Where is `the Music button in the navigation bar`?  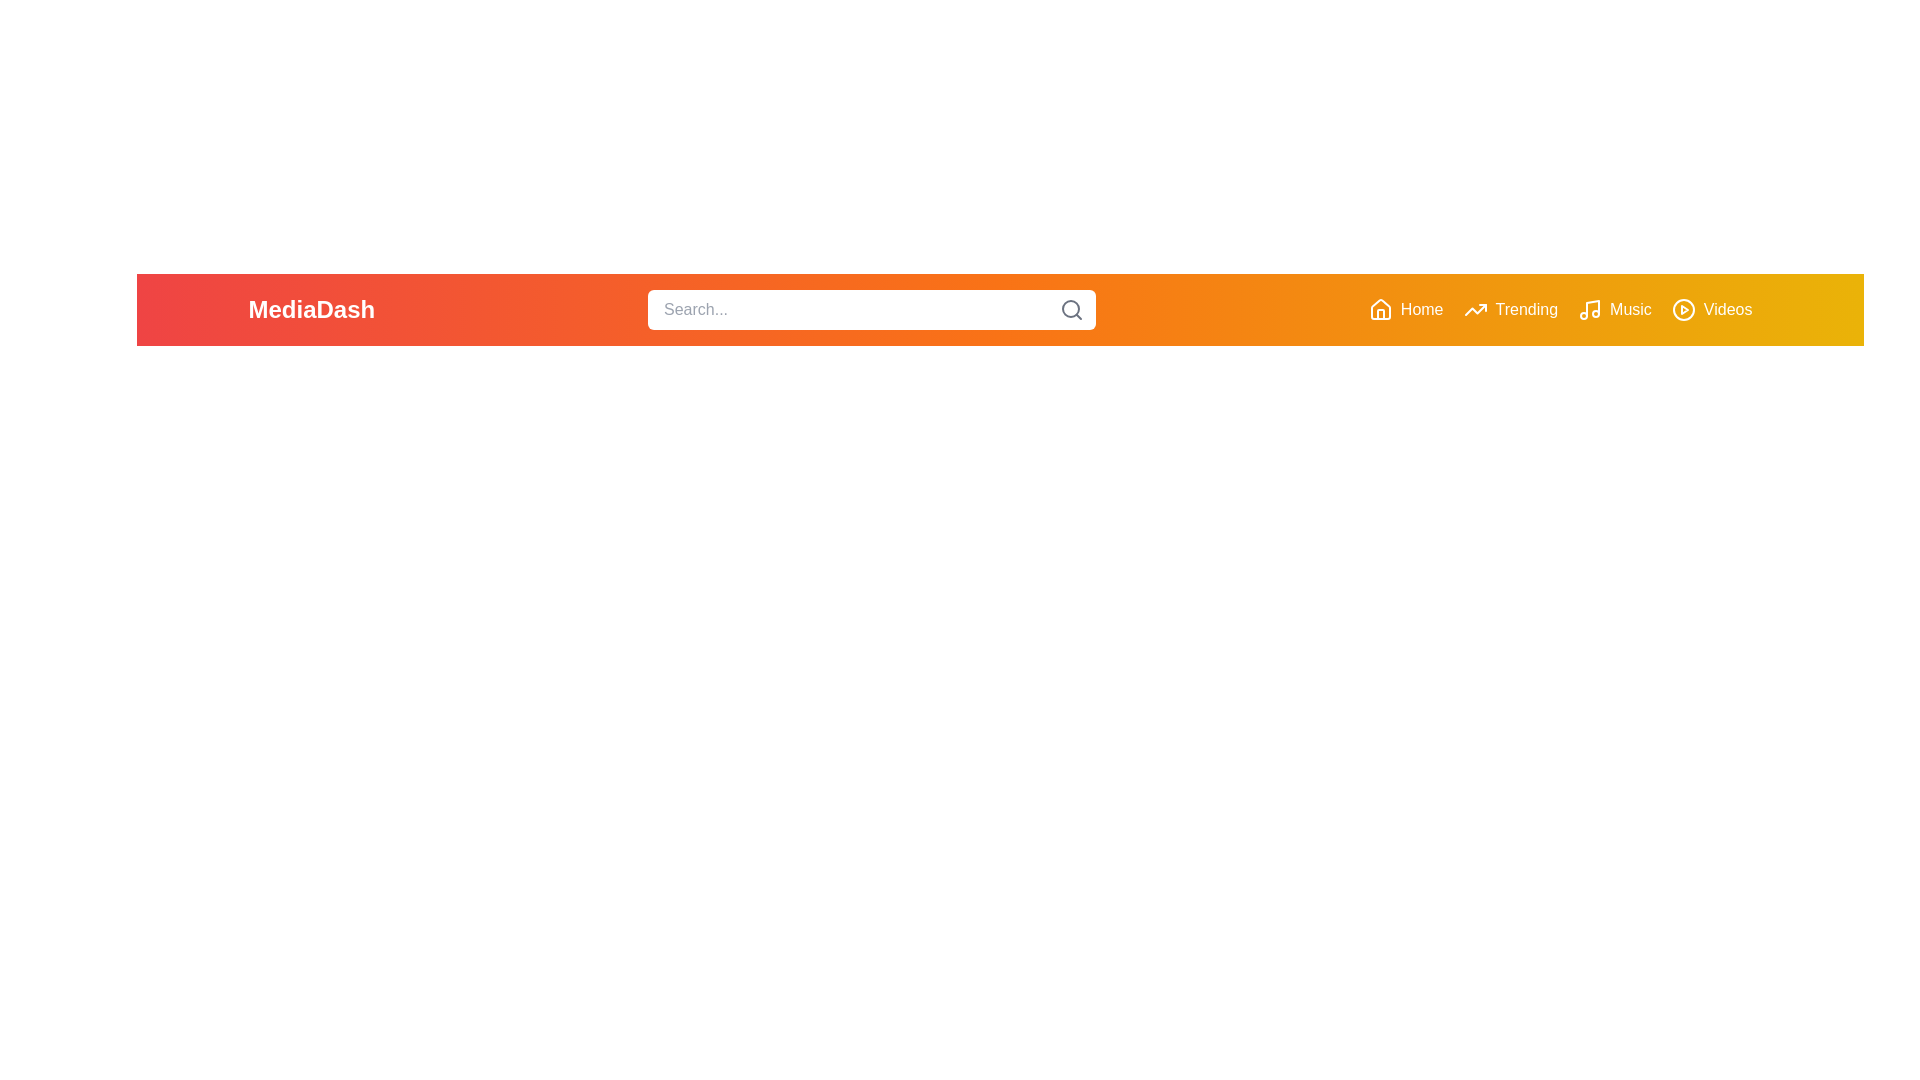 the Music button in the navigation bar is located at coordinates (1613, 309).